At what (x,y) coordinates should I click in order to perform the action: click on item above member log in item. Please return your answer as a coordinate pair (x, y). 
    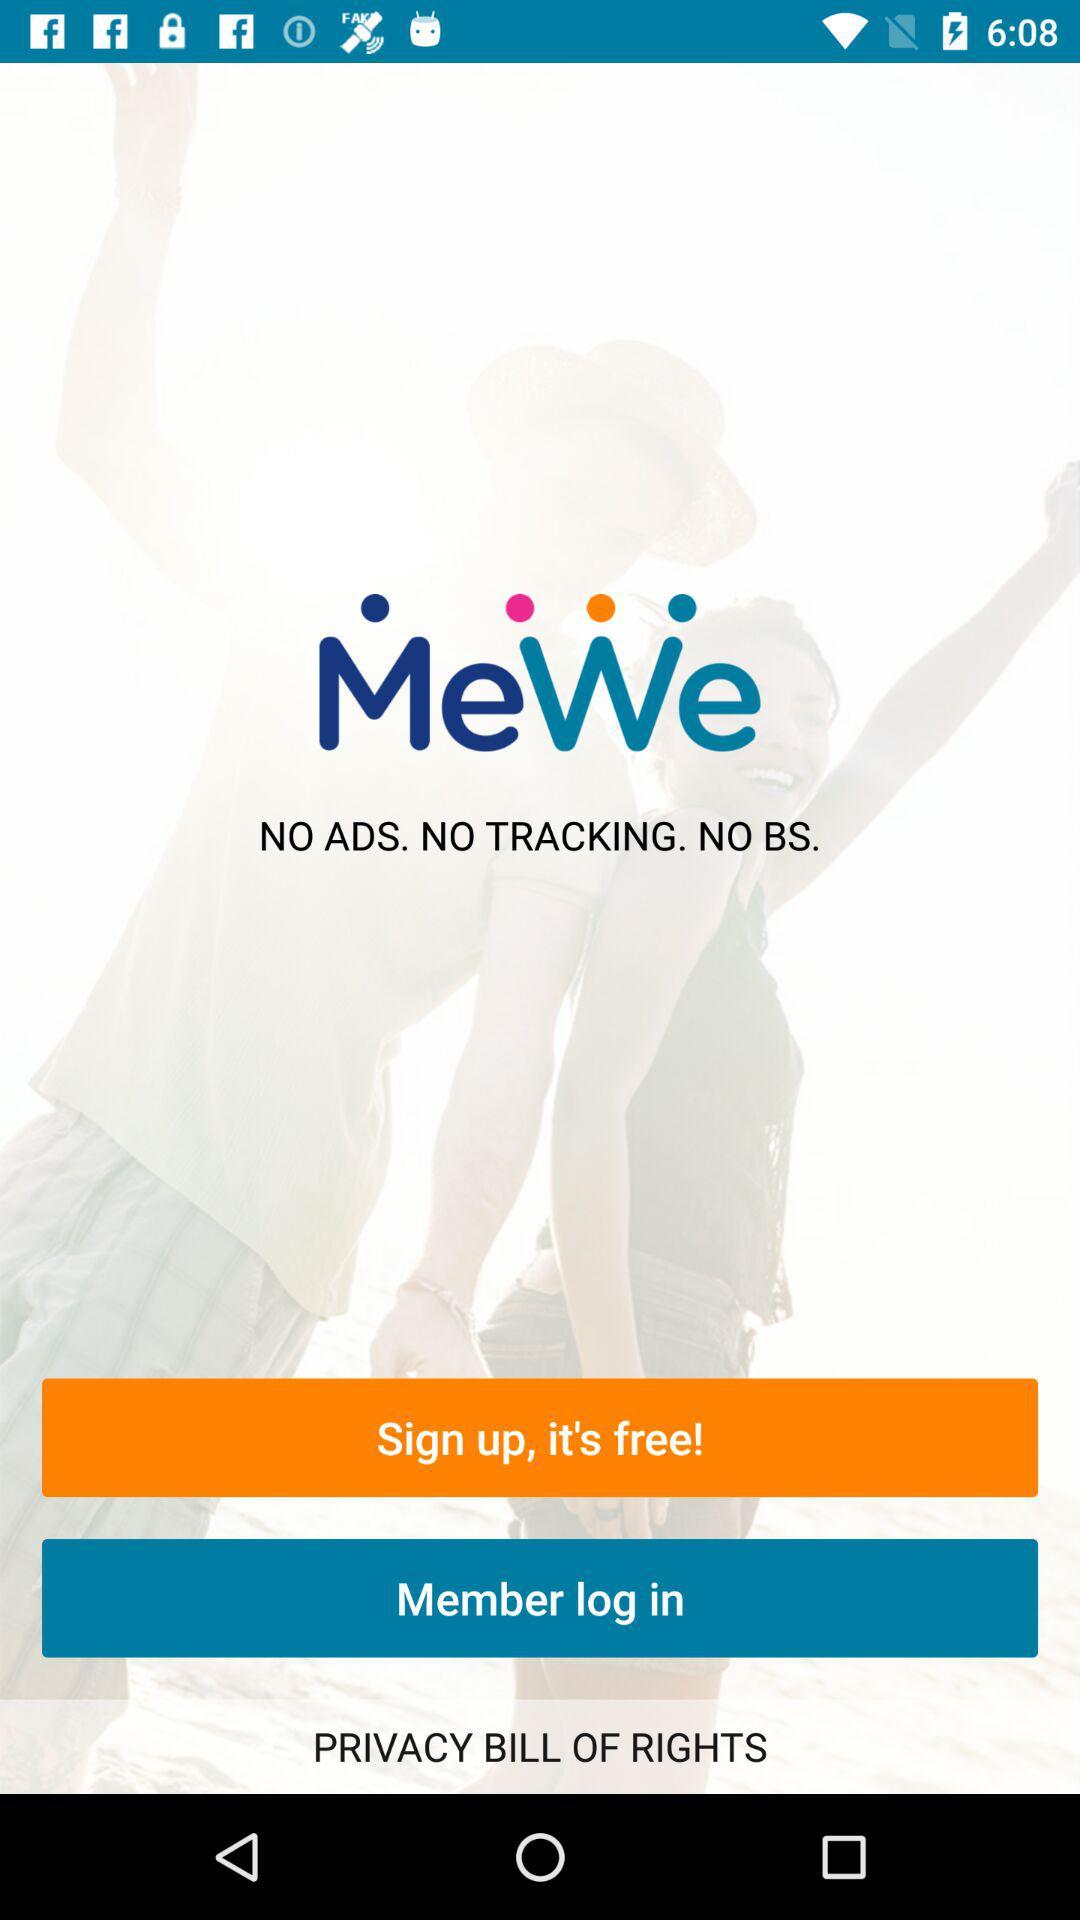
    Looking at the image, I should click on (540, 1436).